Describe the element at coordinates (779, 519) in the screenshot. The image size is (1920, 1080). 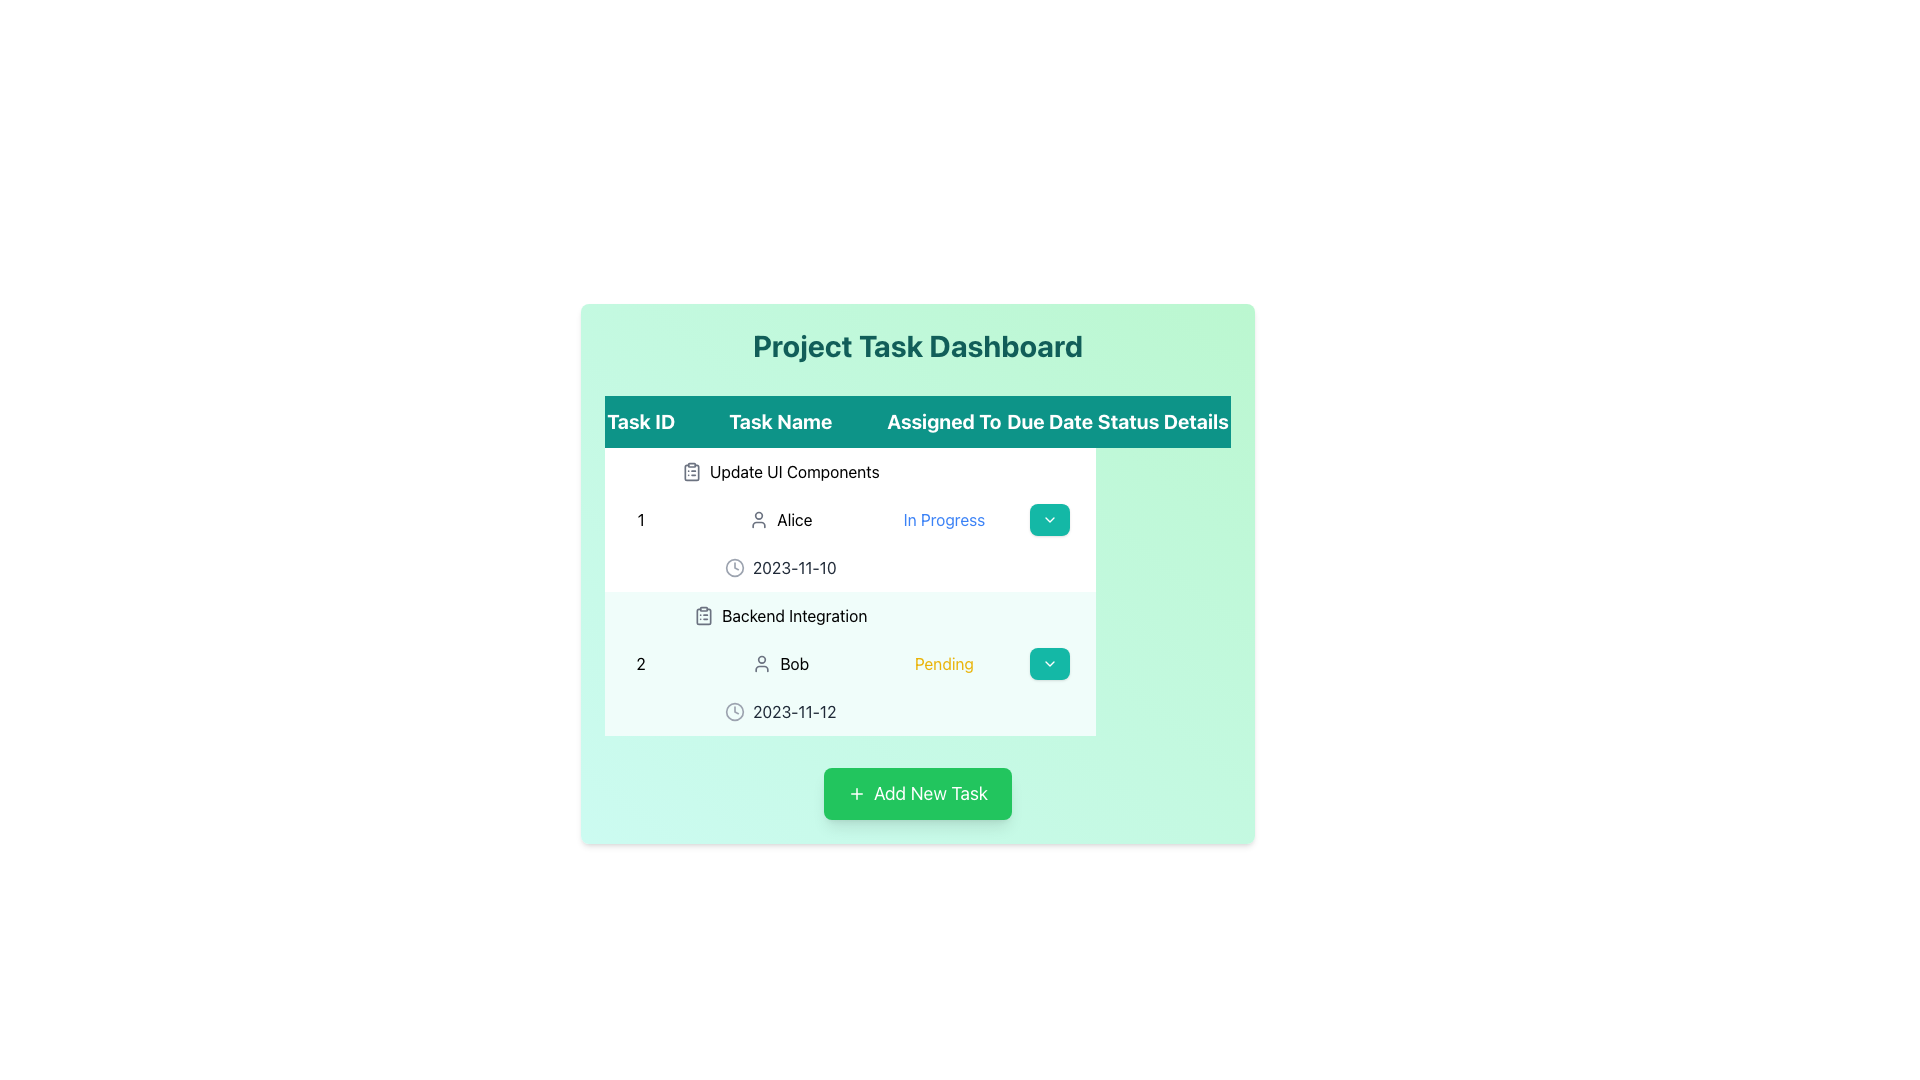
I see `the text and icon combination displaying 'Alice' in bold black text, which is adjacent to a user icon in grayscale, located in the third column of the first row under the 'Assigned To' header in the data table` at that location.